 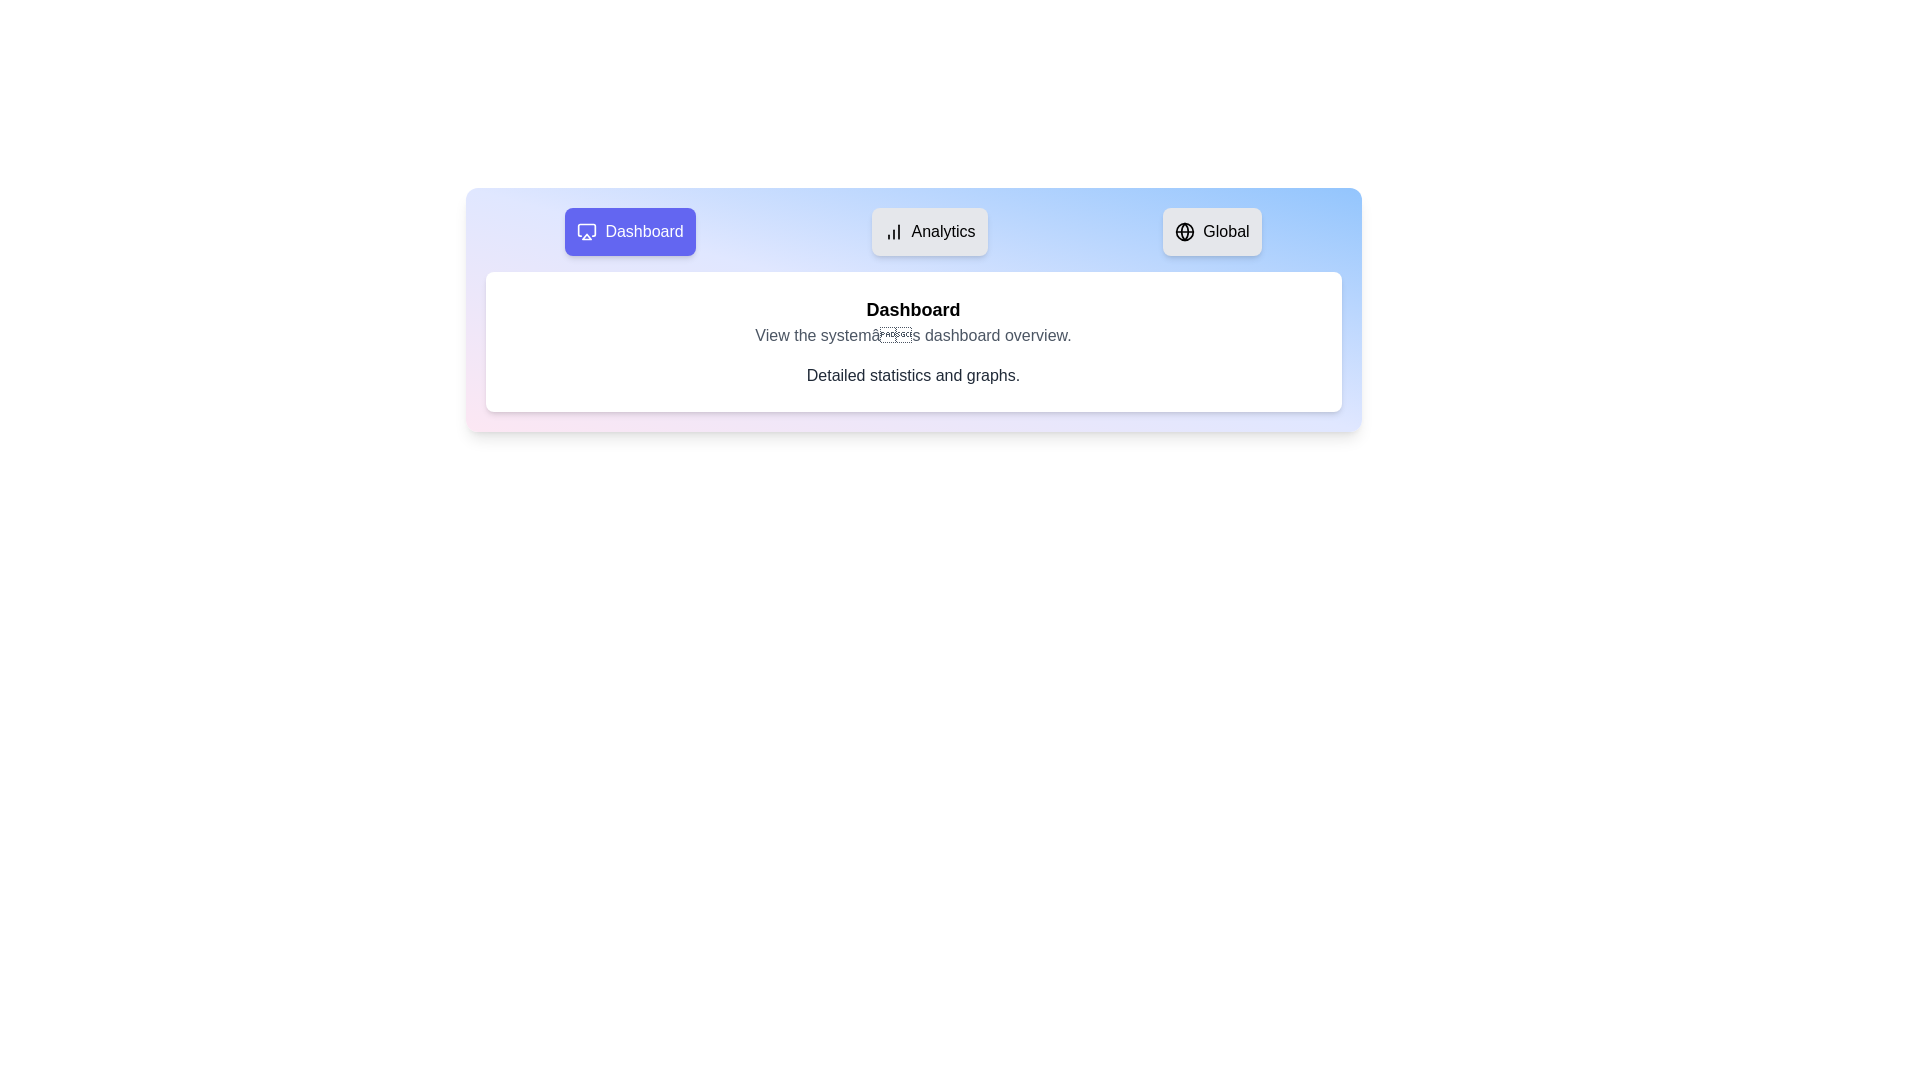 What do you see at coordinates (1211, 230) in the screenshot?
I see `the tab labeled Global` at bounding box center [1211, 230].